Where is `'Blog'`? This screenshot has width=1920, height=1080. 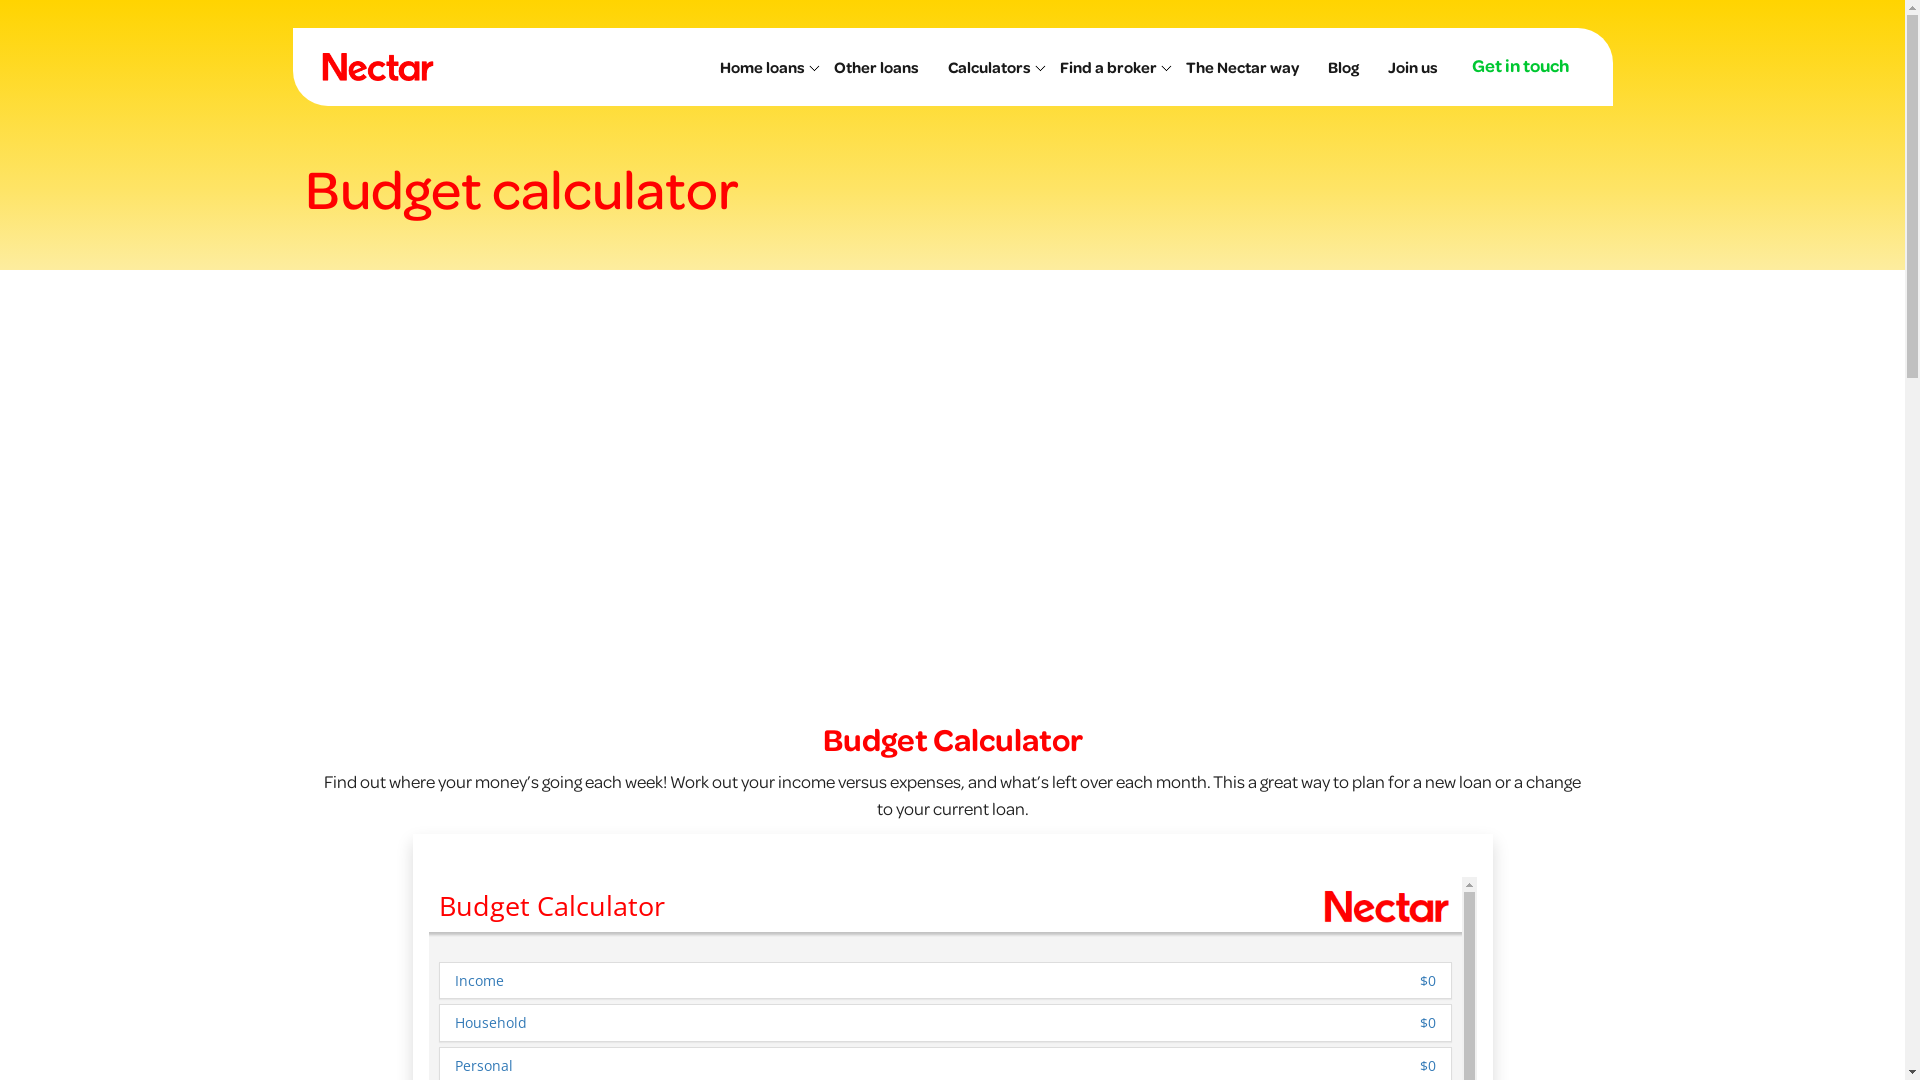
'Blog' is located at coordinates (1348, 65).